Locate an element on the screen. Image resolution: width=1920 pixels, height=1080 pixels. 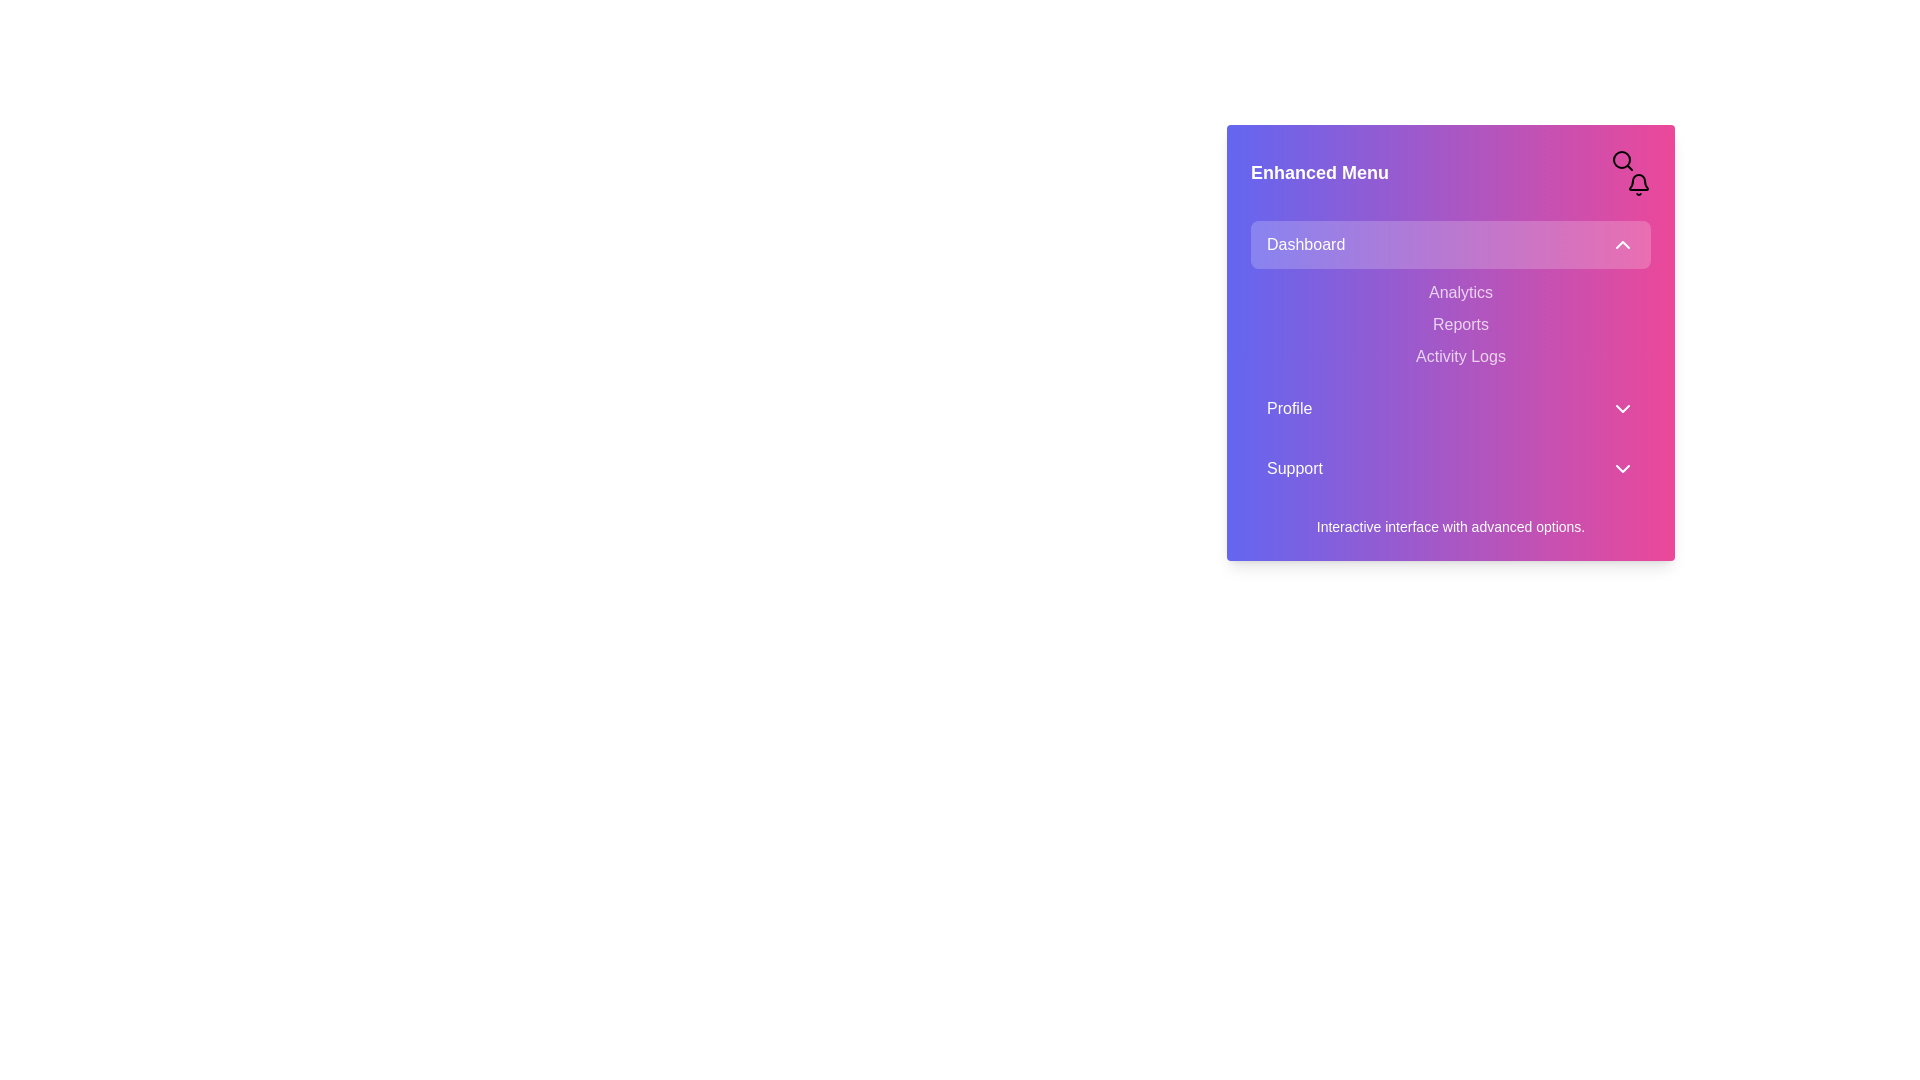
the magnifying glass icon in the toolbar utility located in the top-right corner of the 'Enhanced Menu' card is located at coordinates (1631, 172).